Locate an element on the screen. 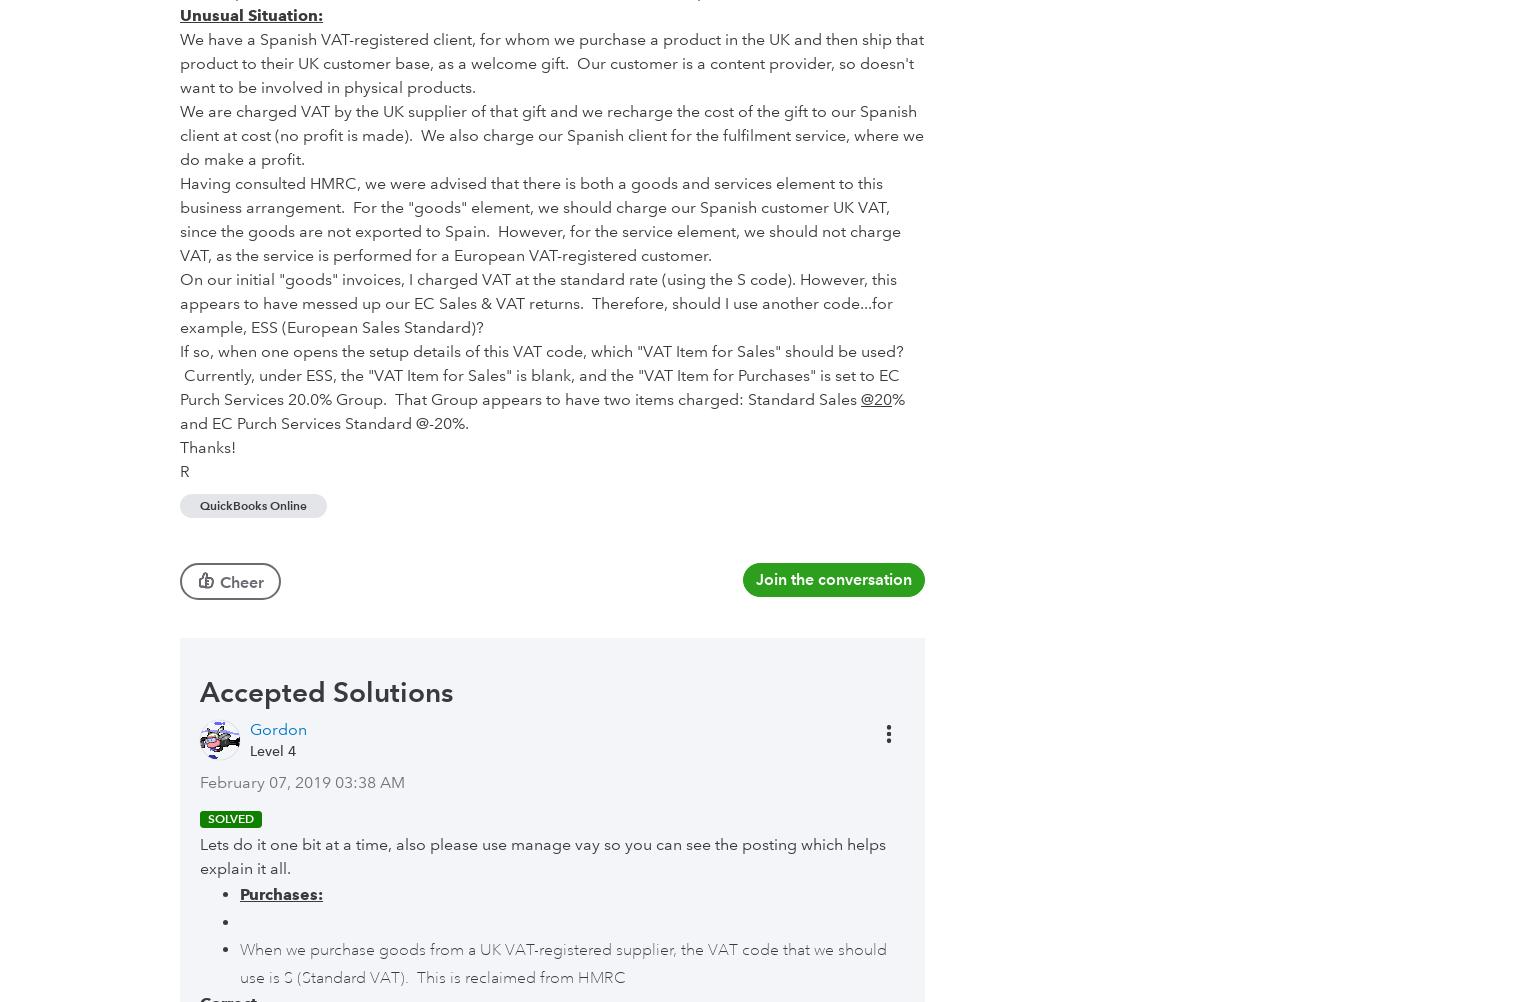  '‎February 07, 2019' is located at coordinates (265, 780).